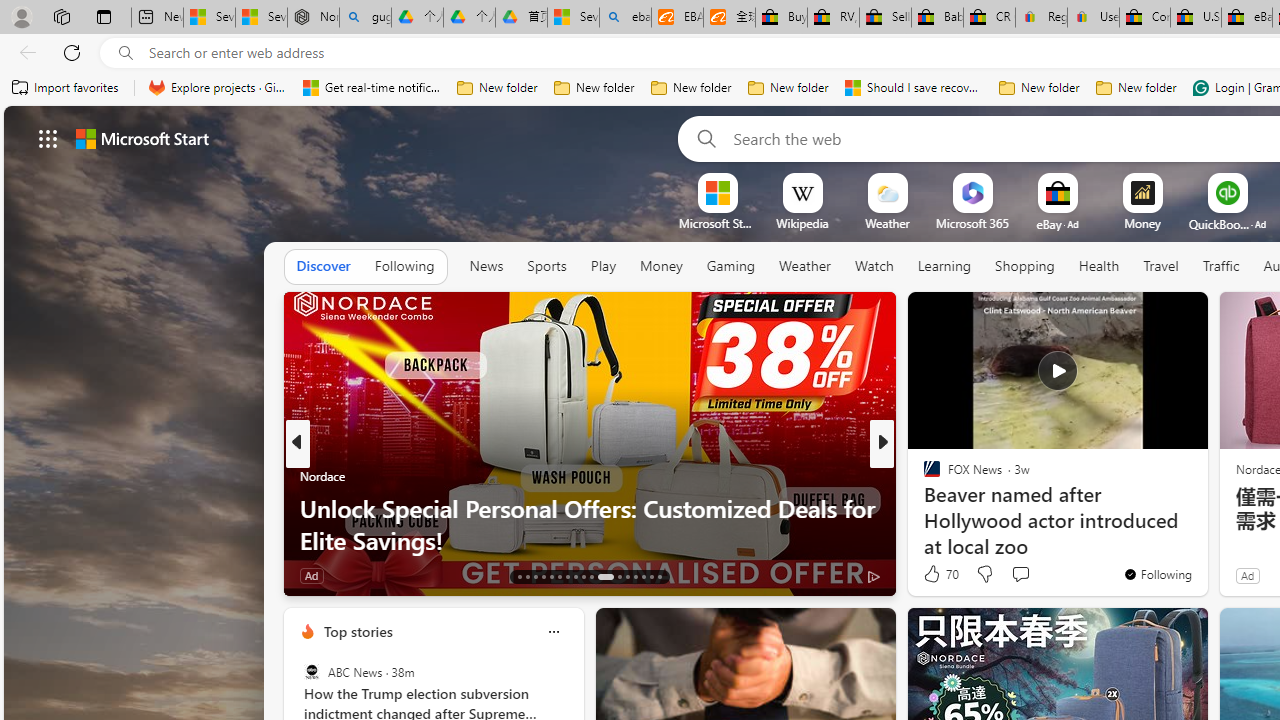  What do you see at coordinates (1029, 575) in the screenshot?
I see `'View comments 24 Comment'` at bounding box center [1029, 575].